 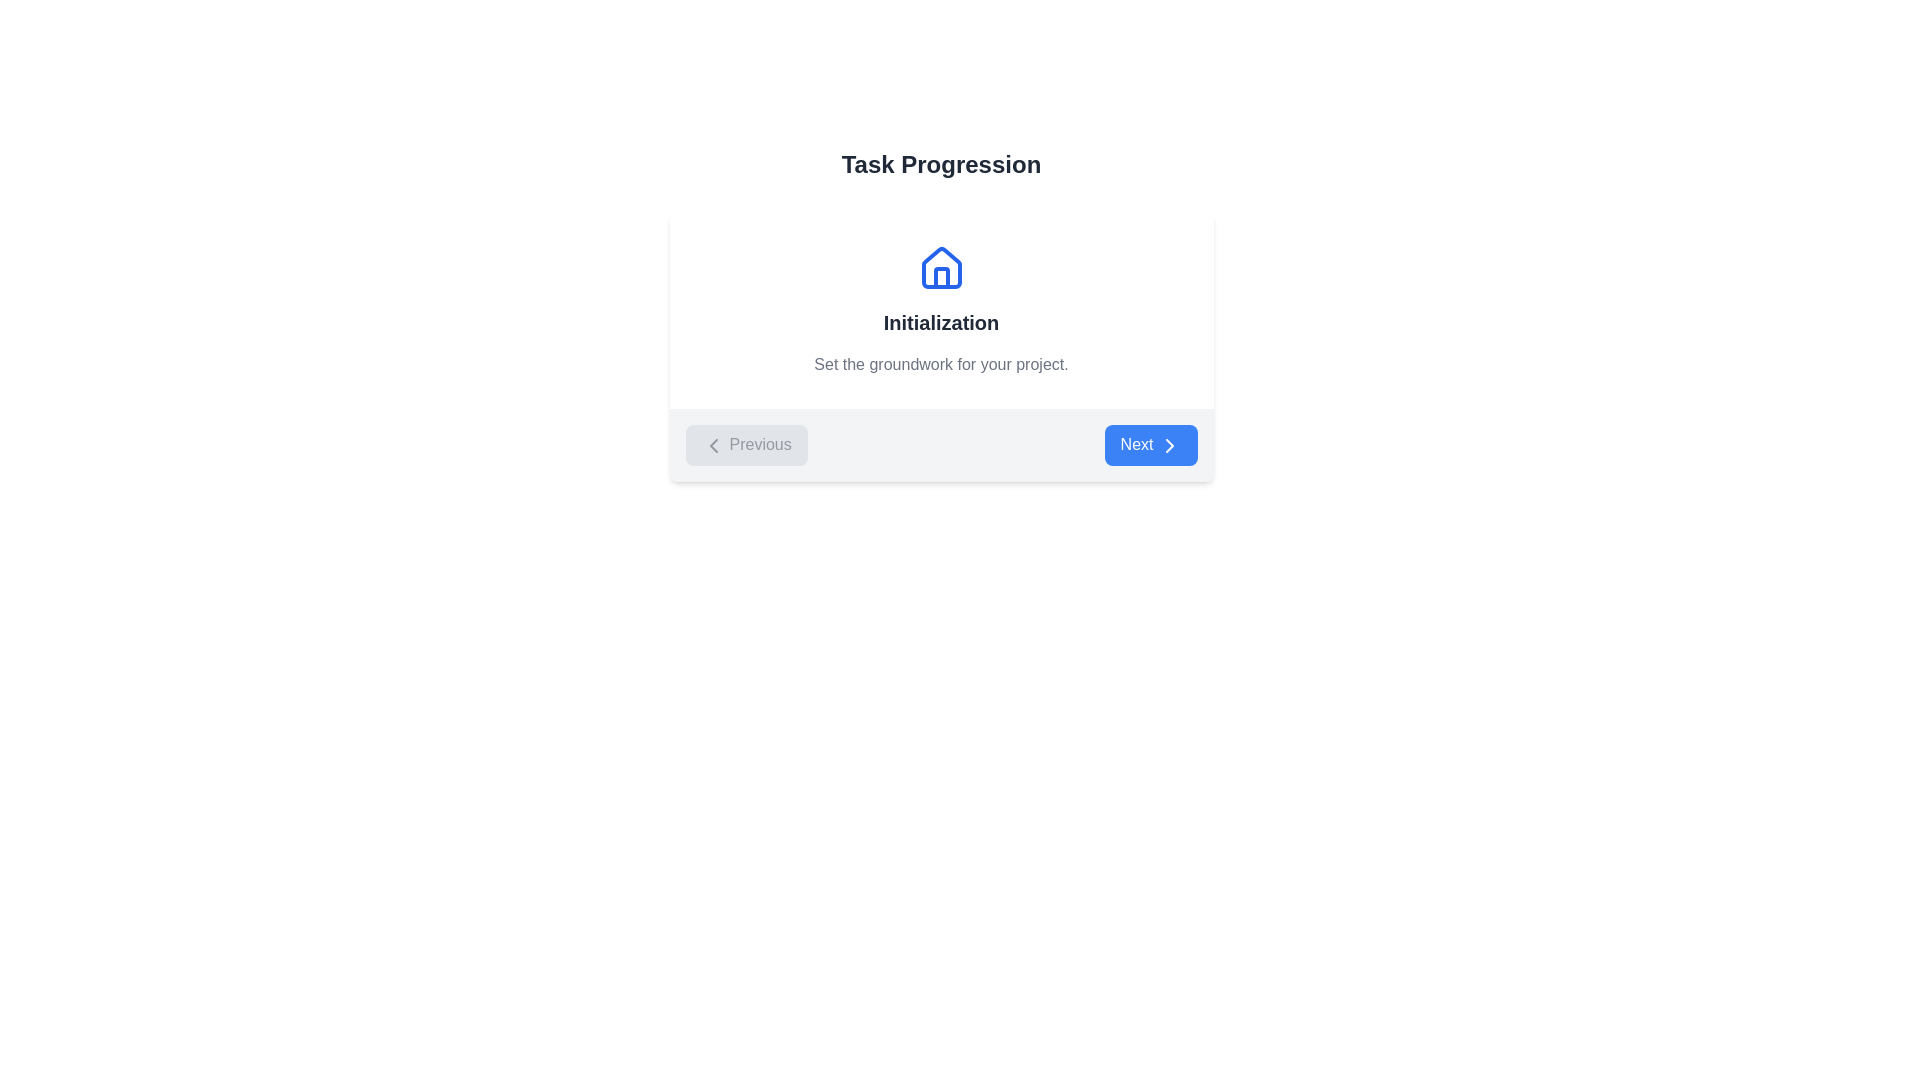 I want to click on the house-shaped icon with a blue stroke located under the 'Task Progression' heading, so click(x=940, y=268).